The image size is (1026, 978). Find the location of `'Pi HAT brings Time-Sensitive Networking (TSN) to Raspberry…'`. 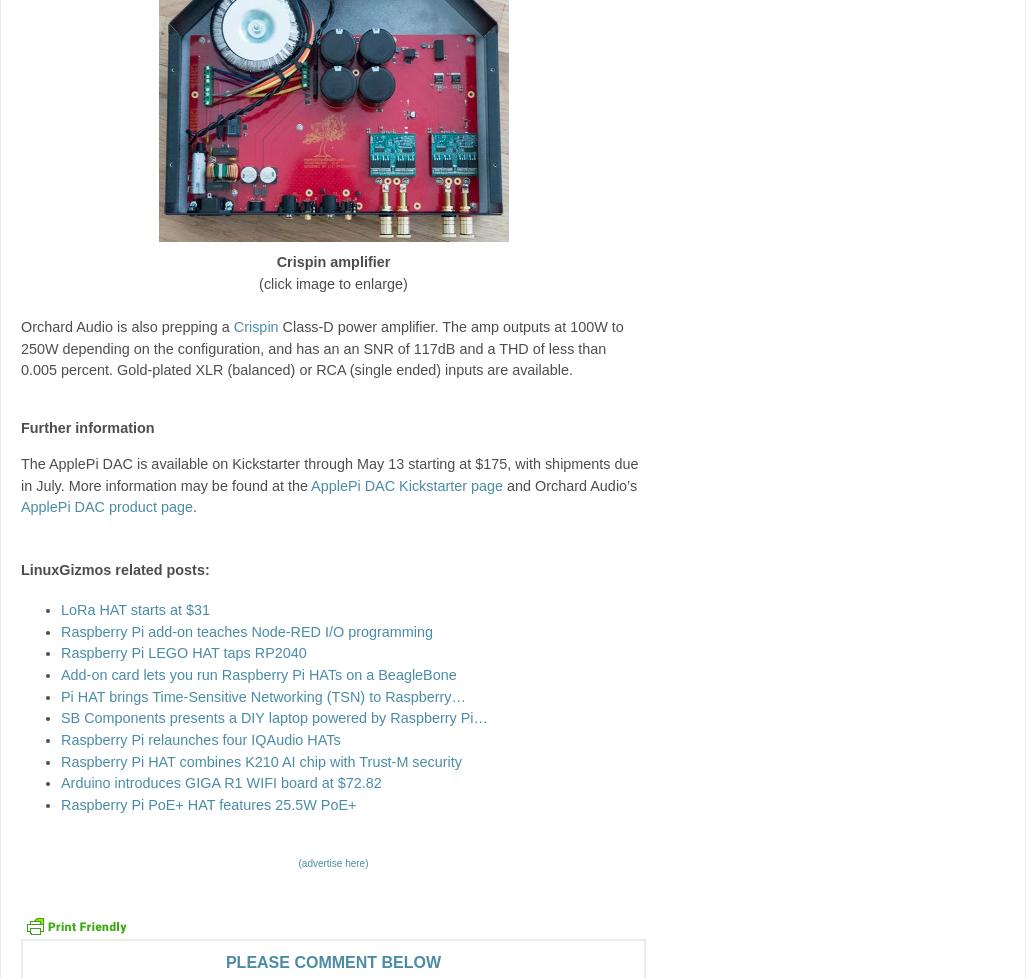

'Pi HAT brings Time-Sensitive Networking (TSN) to Raspberry…' is located at coordinates (261, 696).